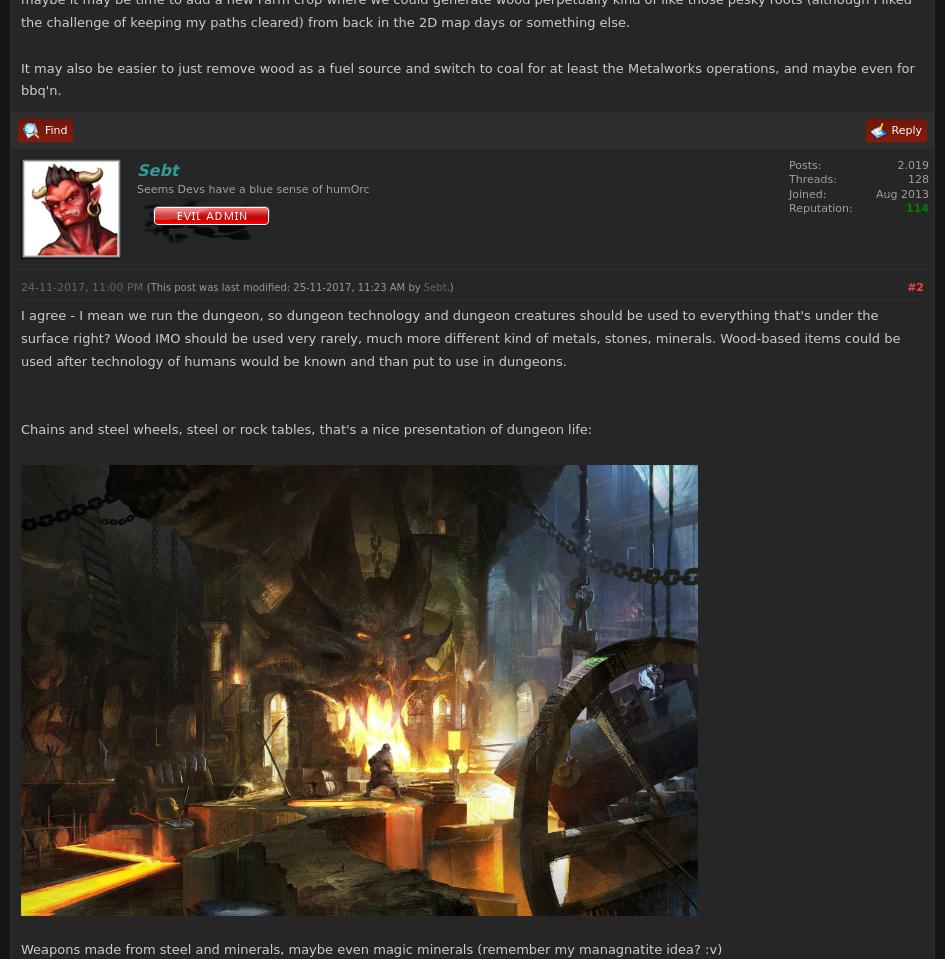  What do you see at coordinates (904, 207) in the screenshot?
I see `'114'` at bounding box center [904, 207].